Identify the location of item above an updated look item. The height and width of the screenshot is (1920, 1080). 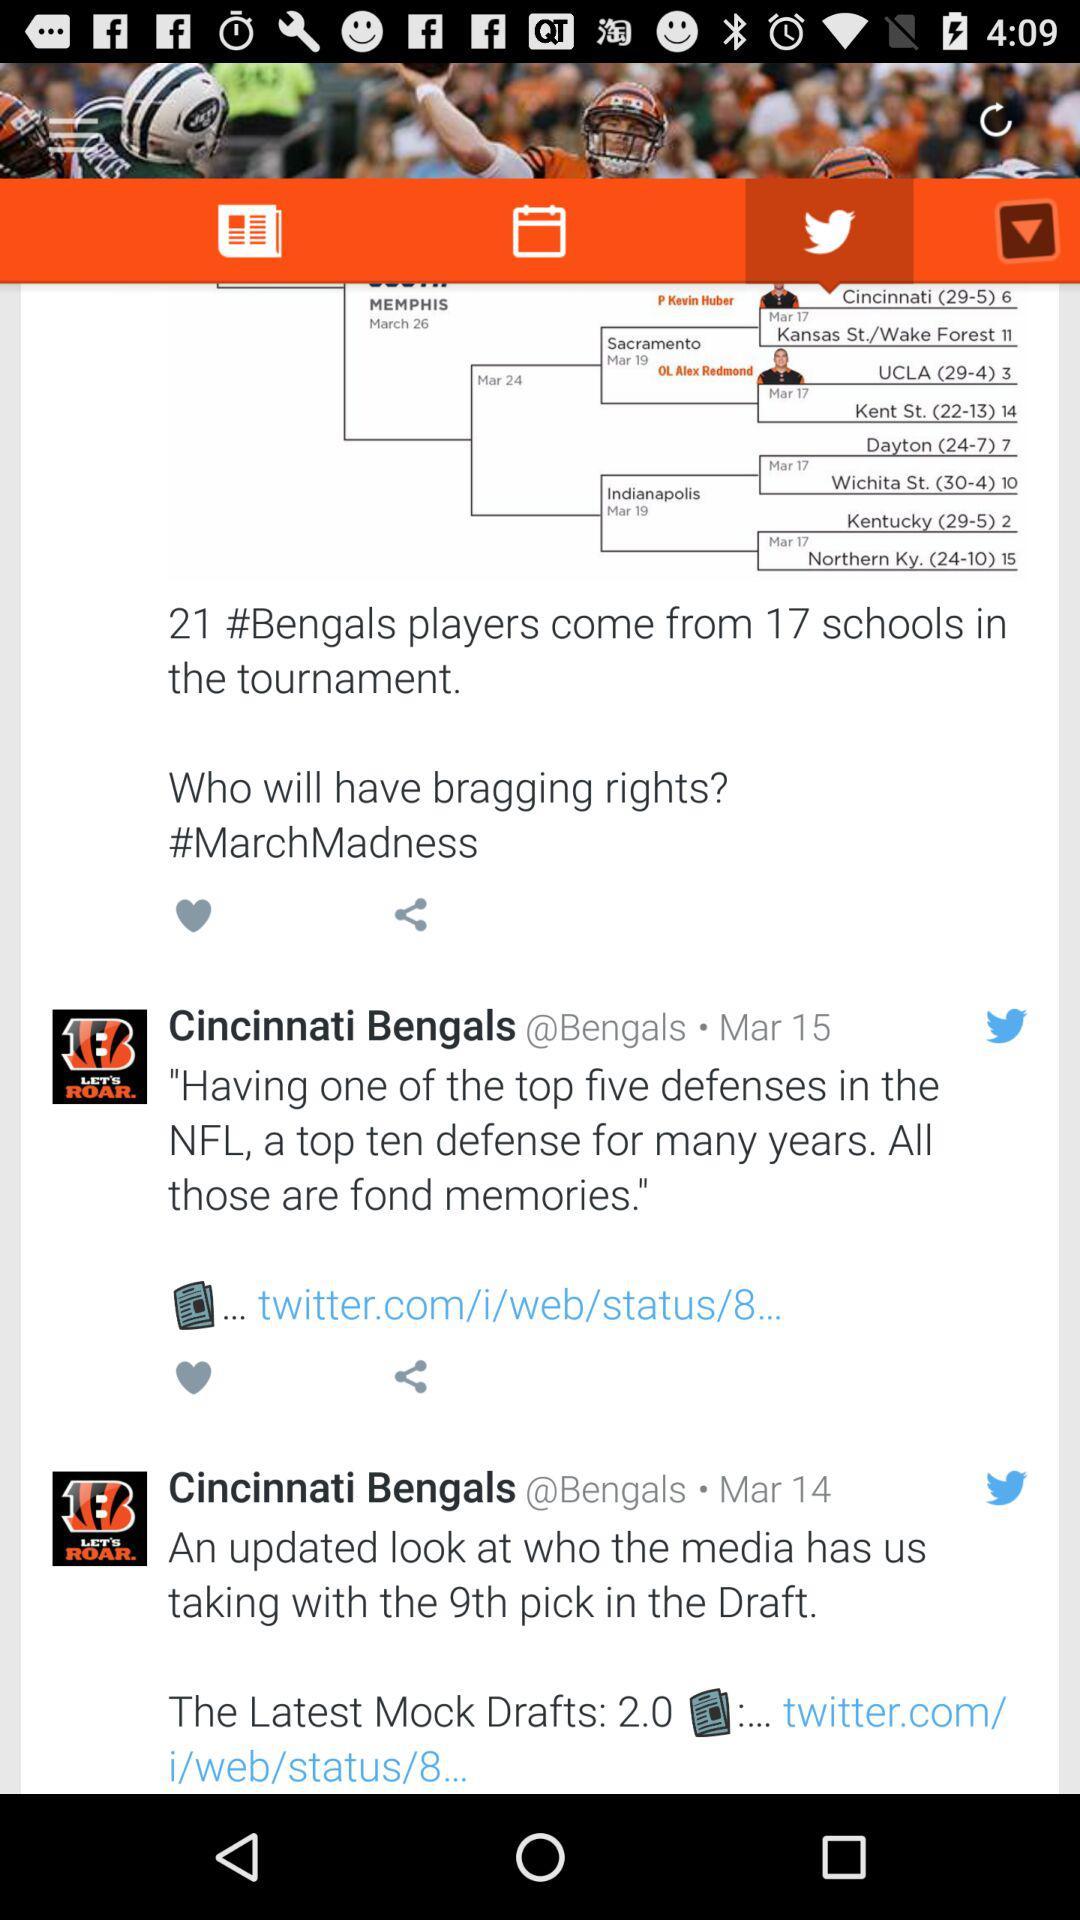
(759, 1488).